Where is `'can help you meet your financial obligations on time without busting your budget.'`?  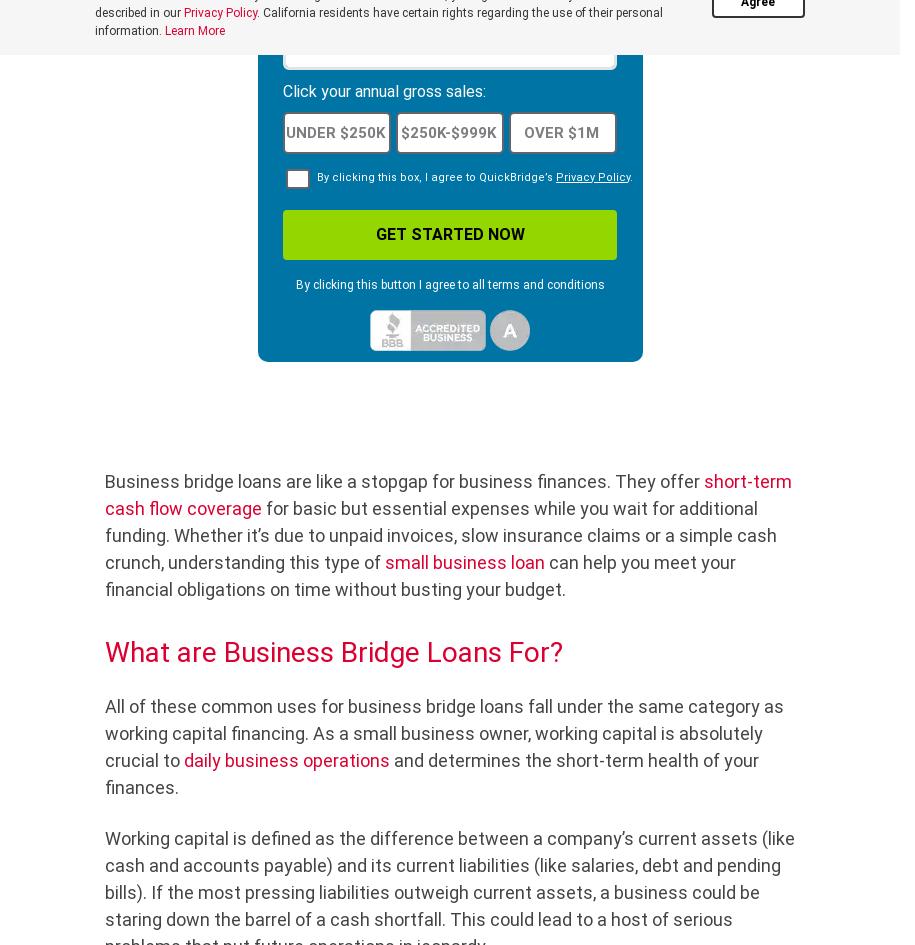 'can help you meet your financial obligations on time without busting your budget.' is located at coordinates (420, 575).